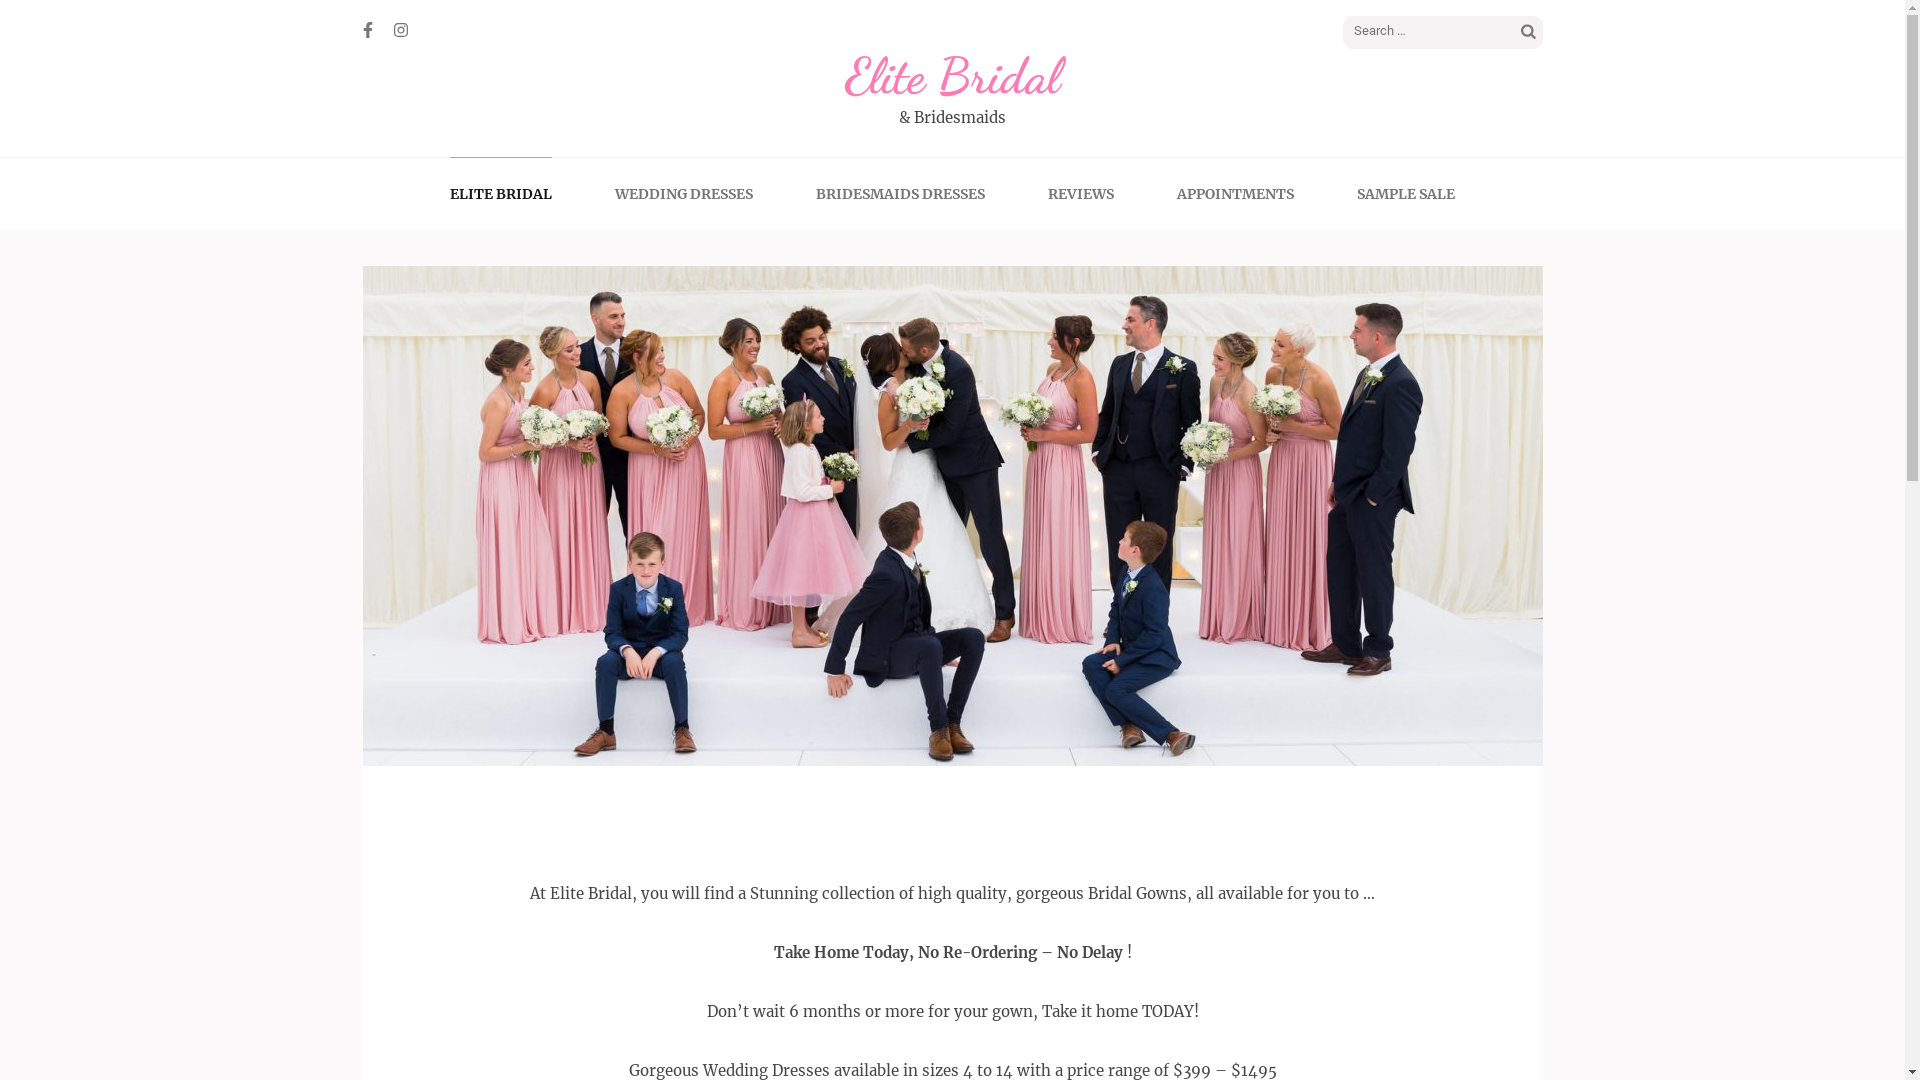 The height and width of the screenshot is (1080, 1920). I want to click on 'REVIEWS', so click(1079, 193).